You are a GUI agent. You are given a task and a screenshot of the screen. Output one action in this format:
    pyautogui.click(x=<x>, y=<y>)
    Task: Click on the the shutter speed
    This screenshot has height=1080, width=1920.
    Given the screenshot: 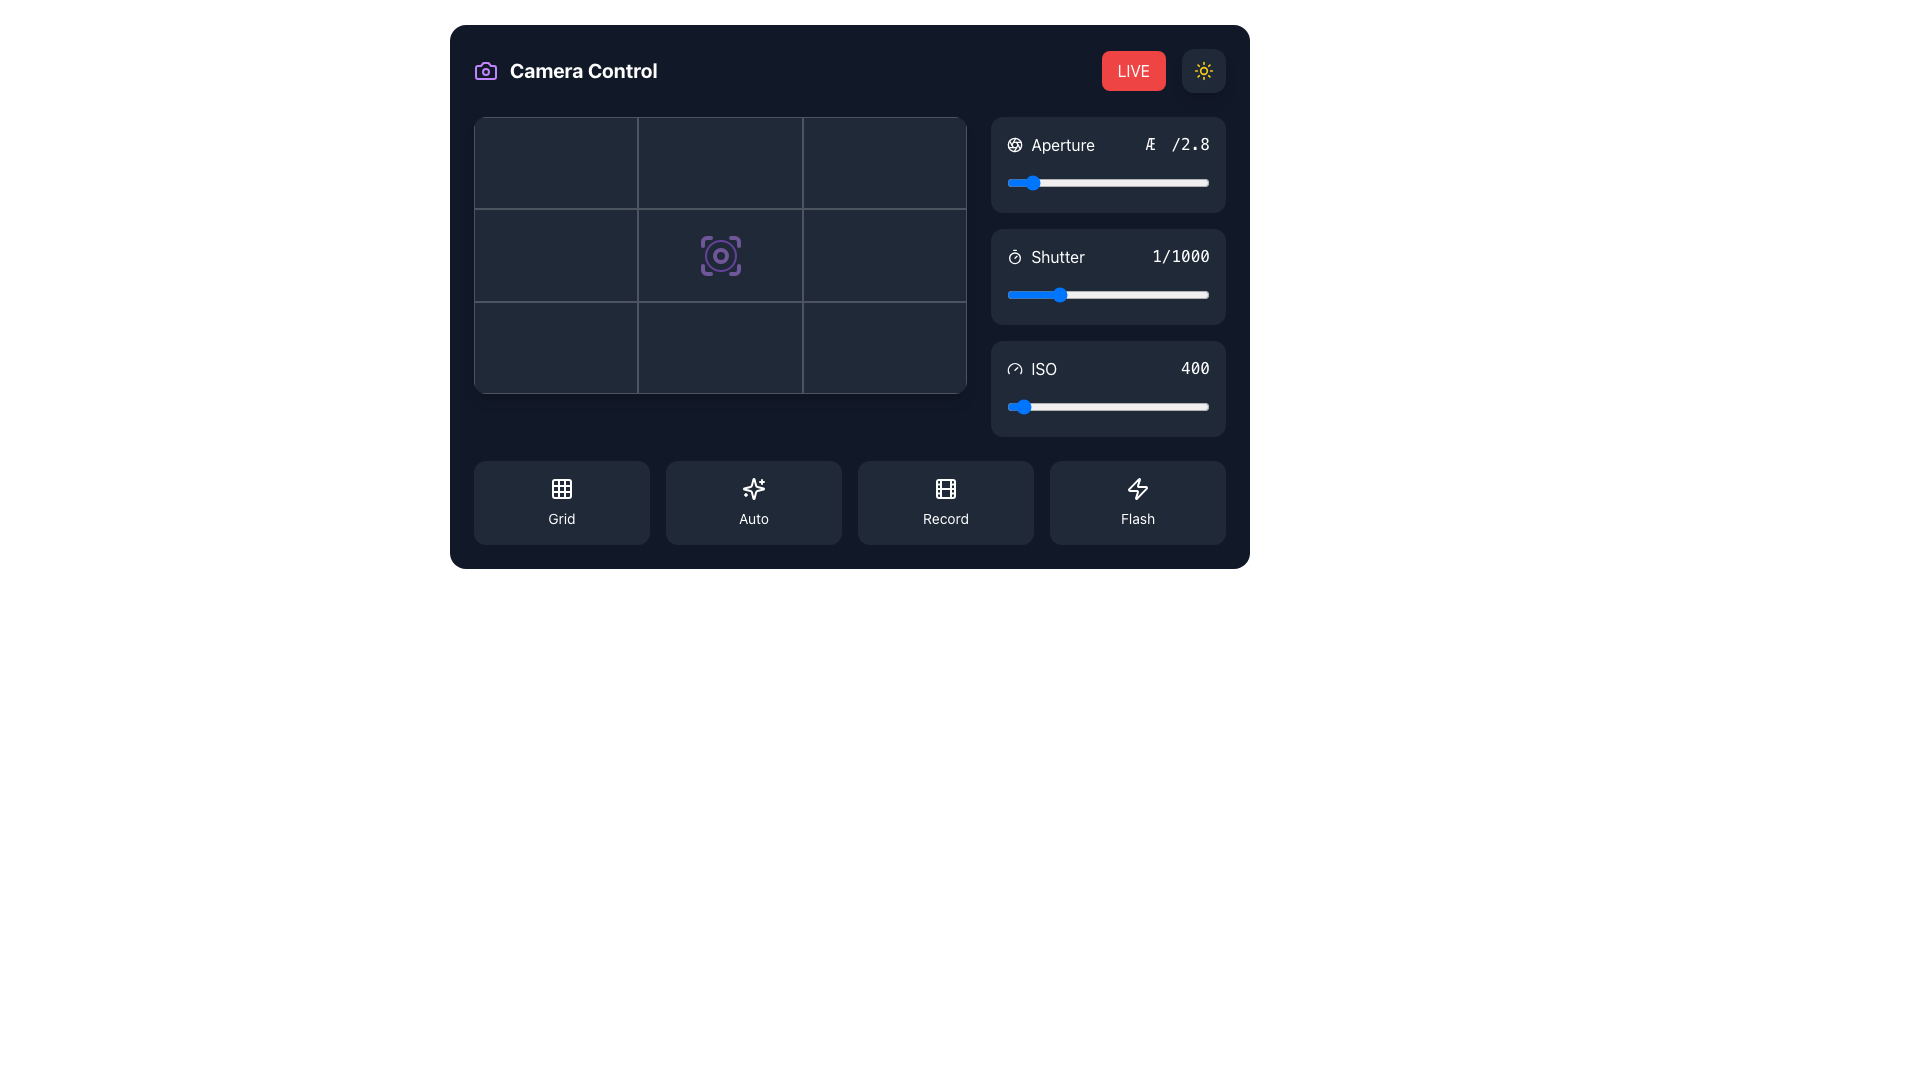 What is the action you would take?
    pyautogui.click(x=1173, y=294)
    